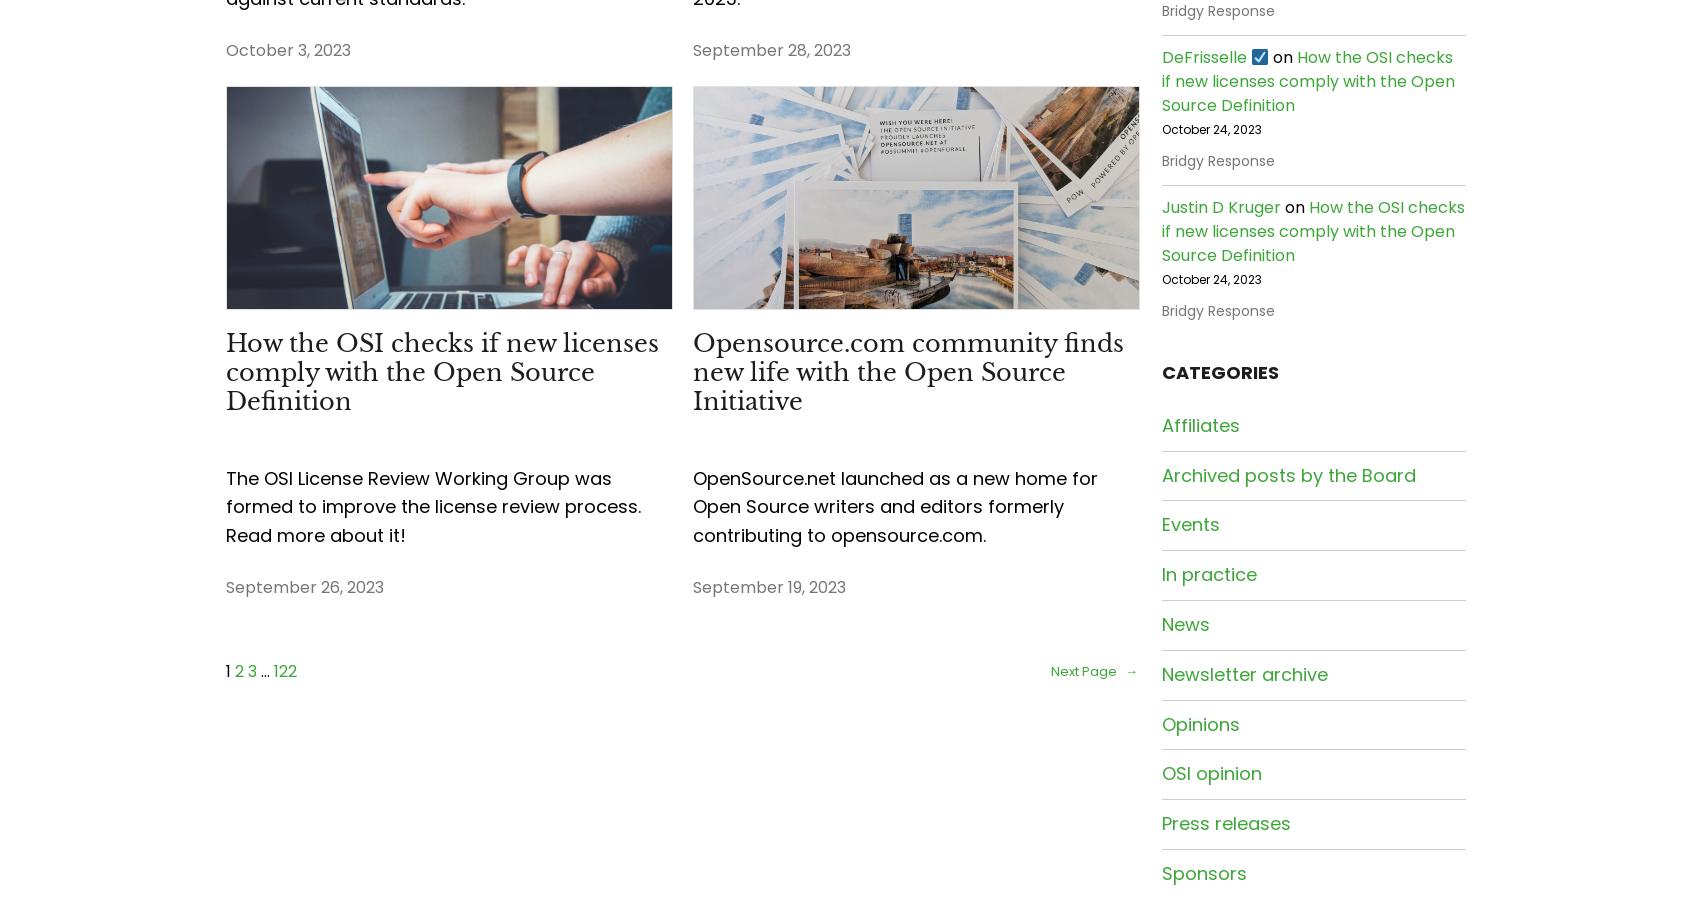  I want to click on 'CATEGORIES', so click(1220, 372).